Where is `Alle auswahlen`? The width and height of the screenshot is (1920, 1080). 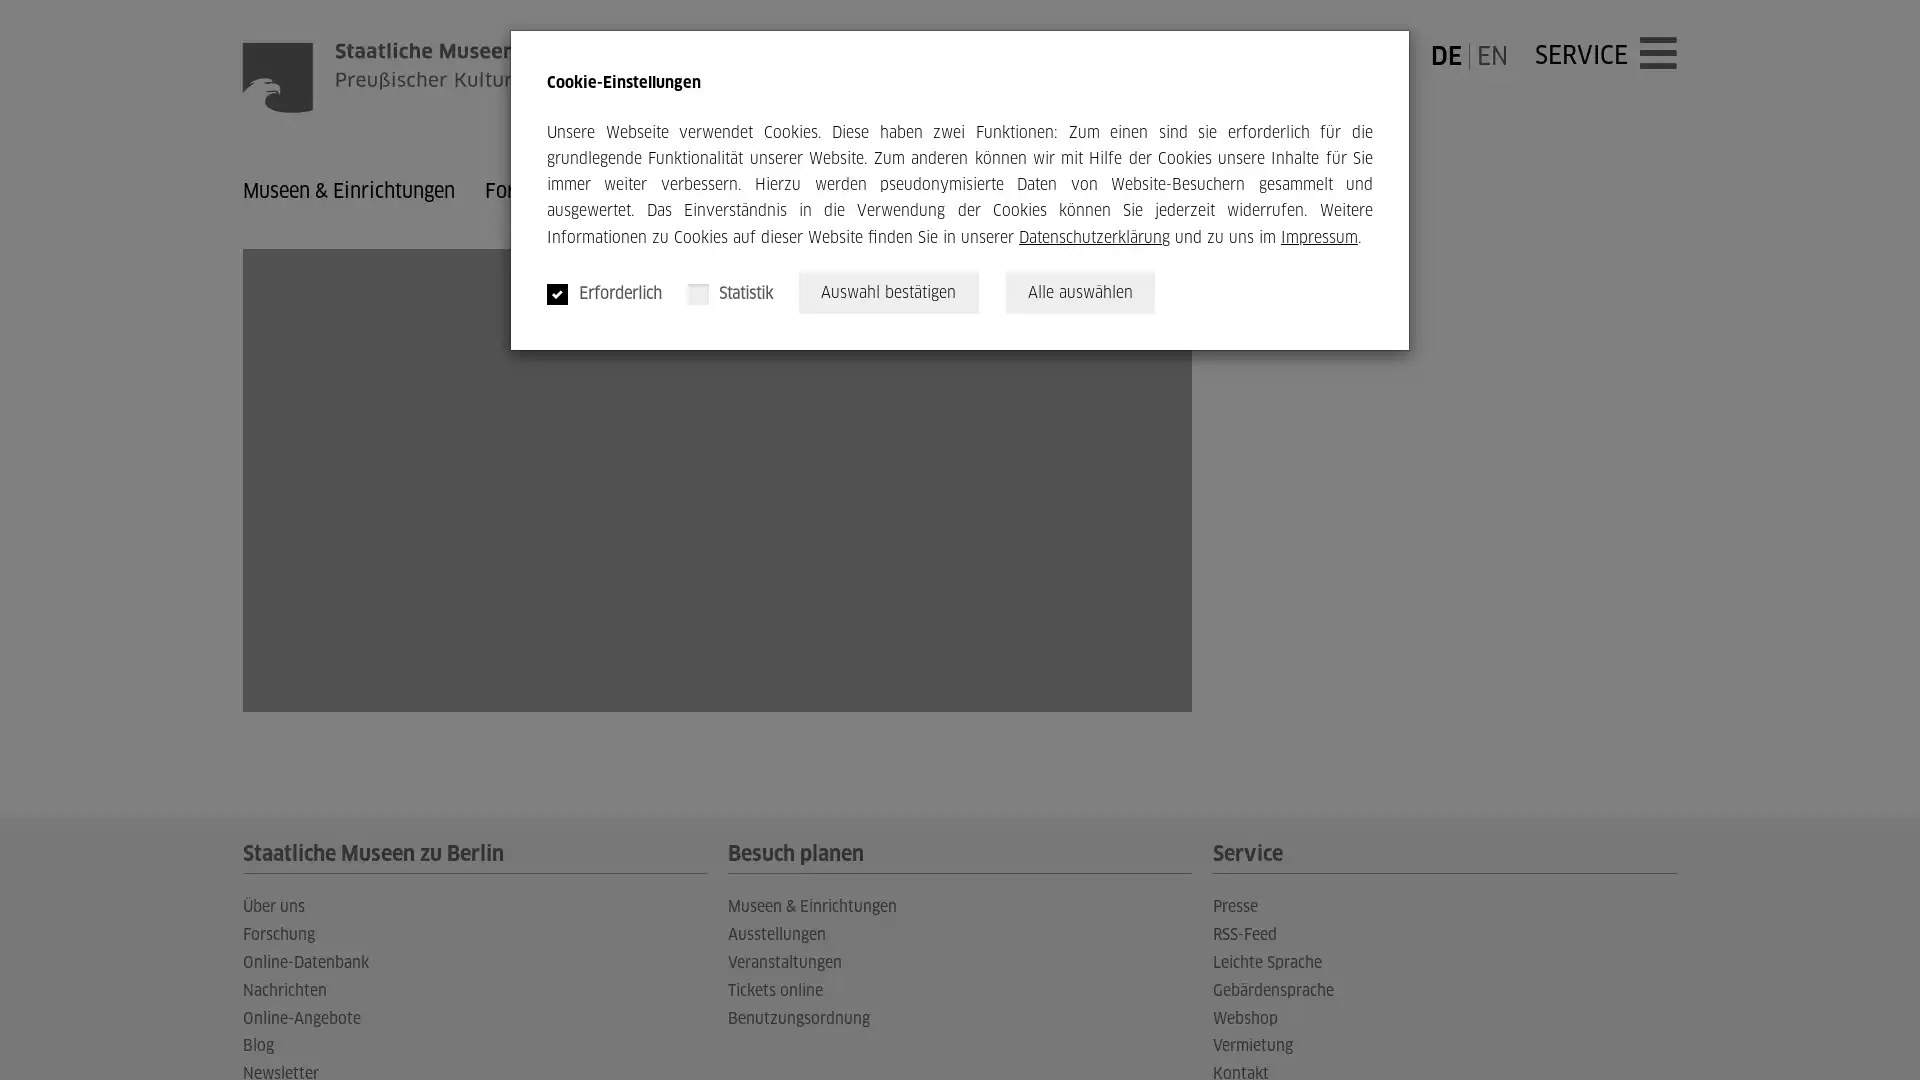 Alle auswahlen is located at coordinates (1079, 292).